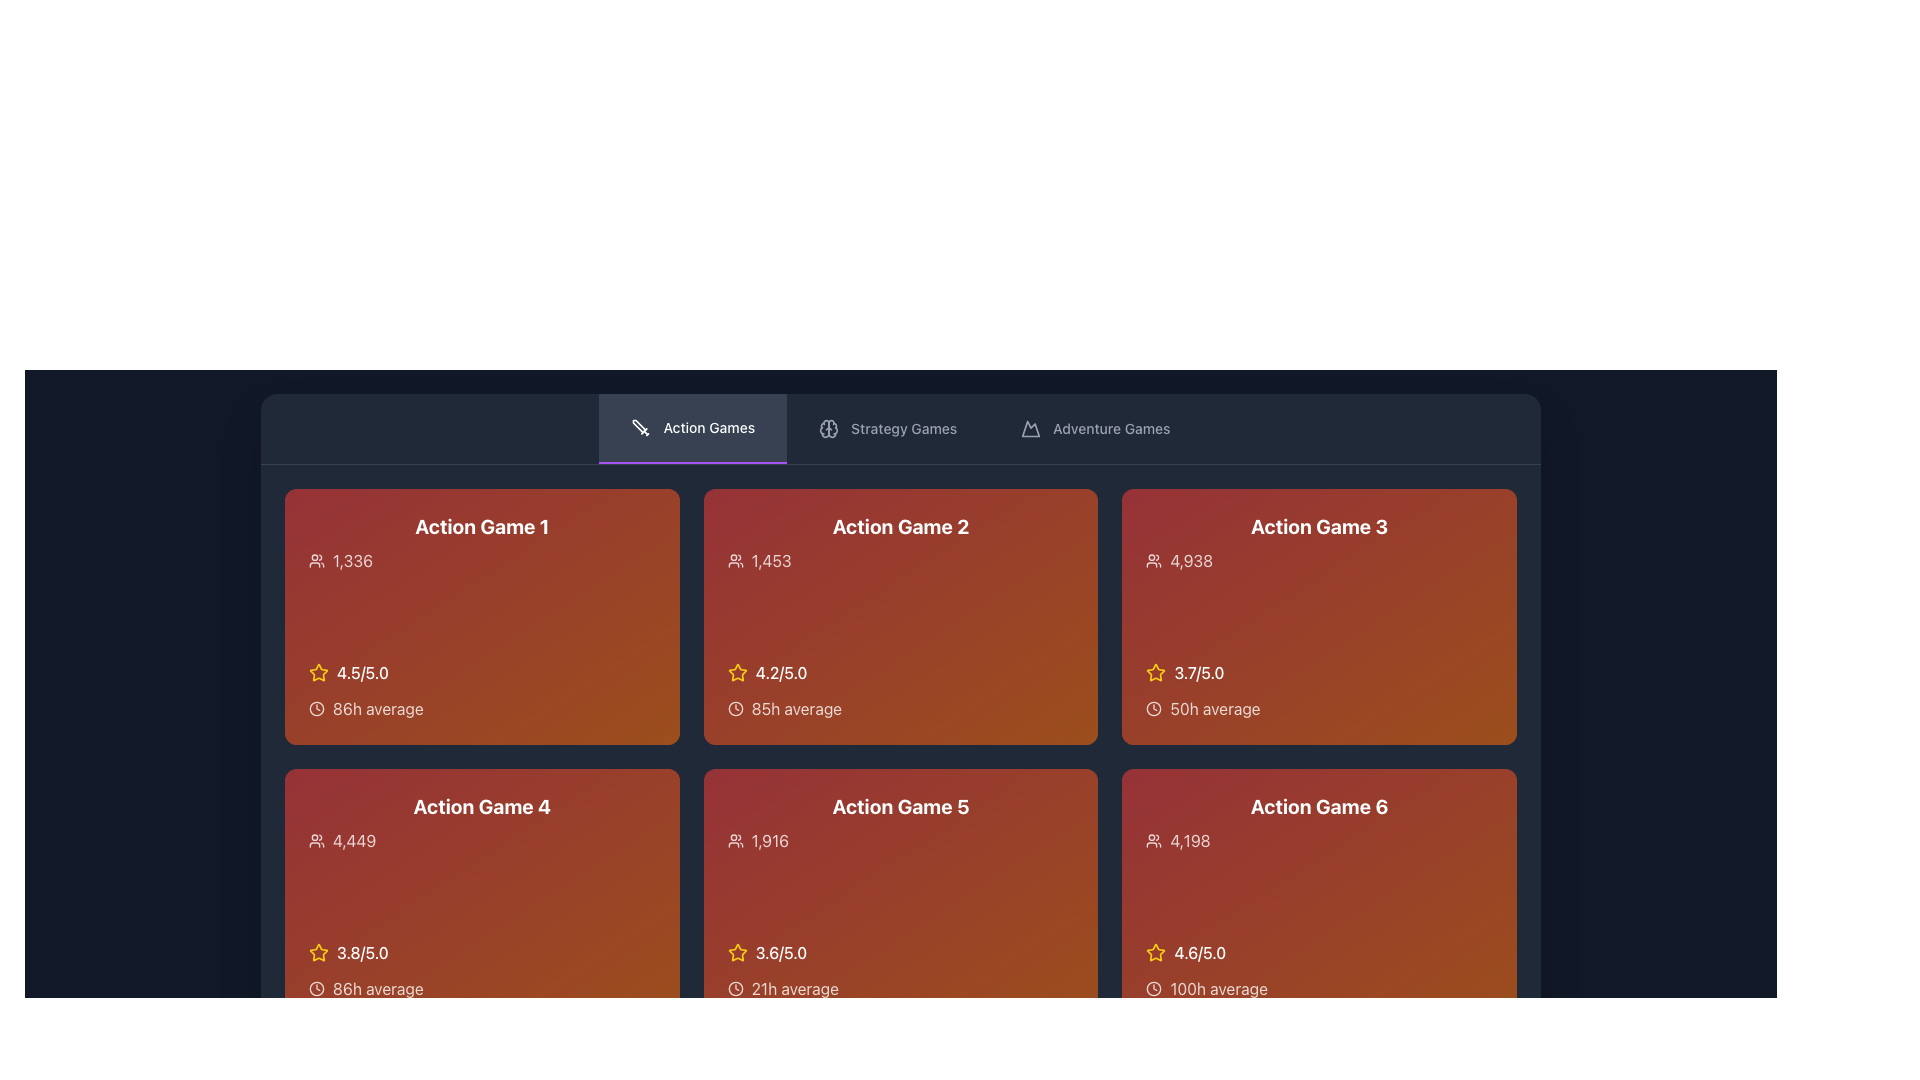  What do you see at coordinates (1031, 427) in the screenshot?
I see `the mountain-shaped icon located in the upper navigation bar, specifically centered within the 'Adventure Games' tab, which is positioned between the 'Strategy Games' and 'Action Games' tabs` at bounding box center [1031, 427].